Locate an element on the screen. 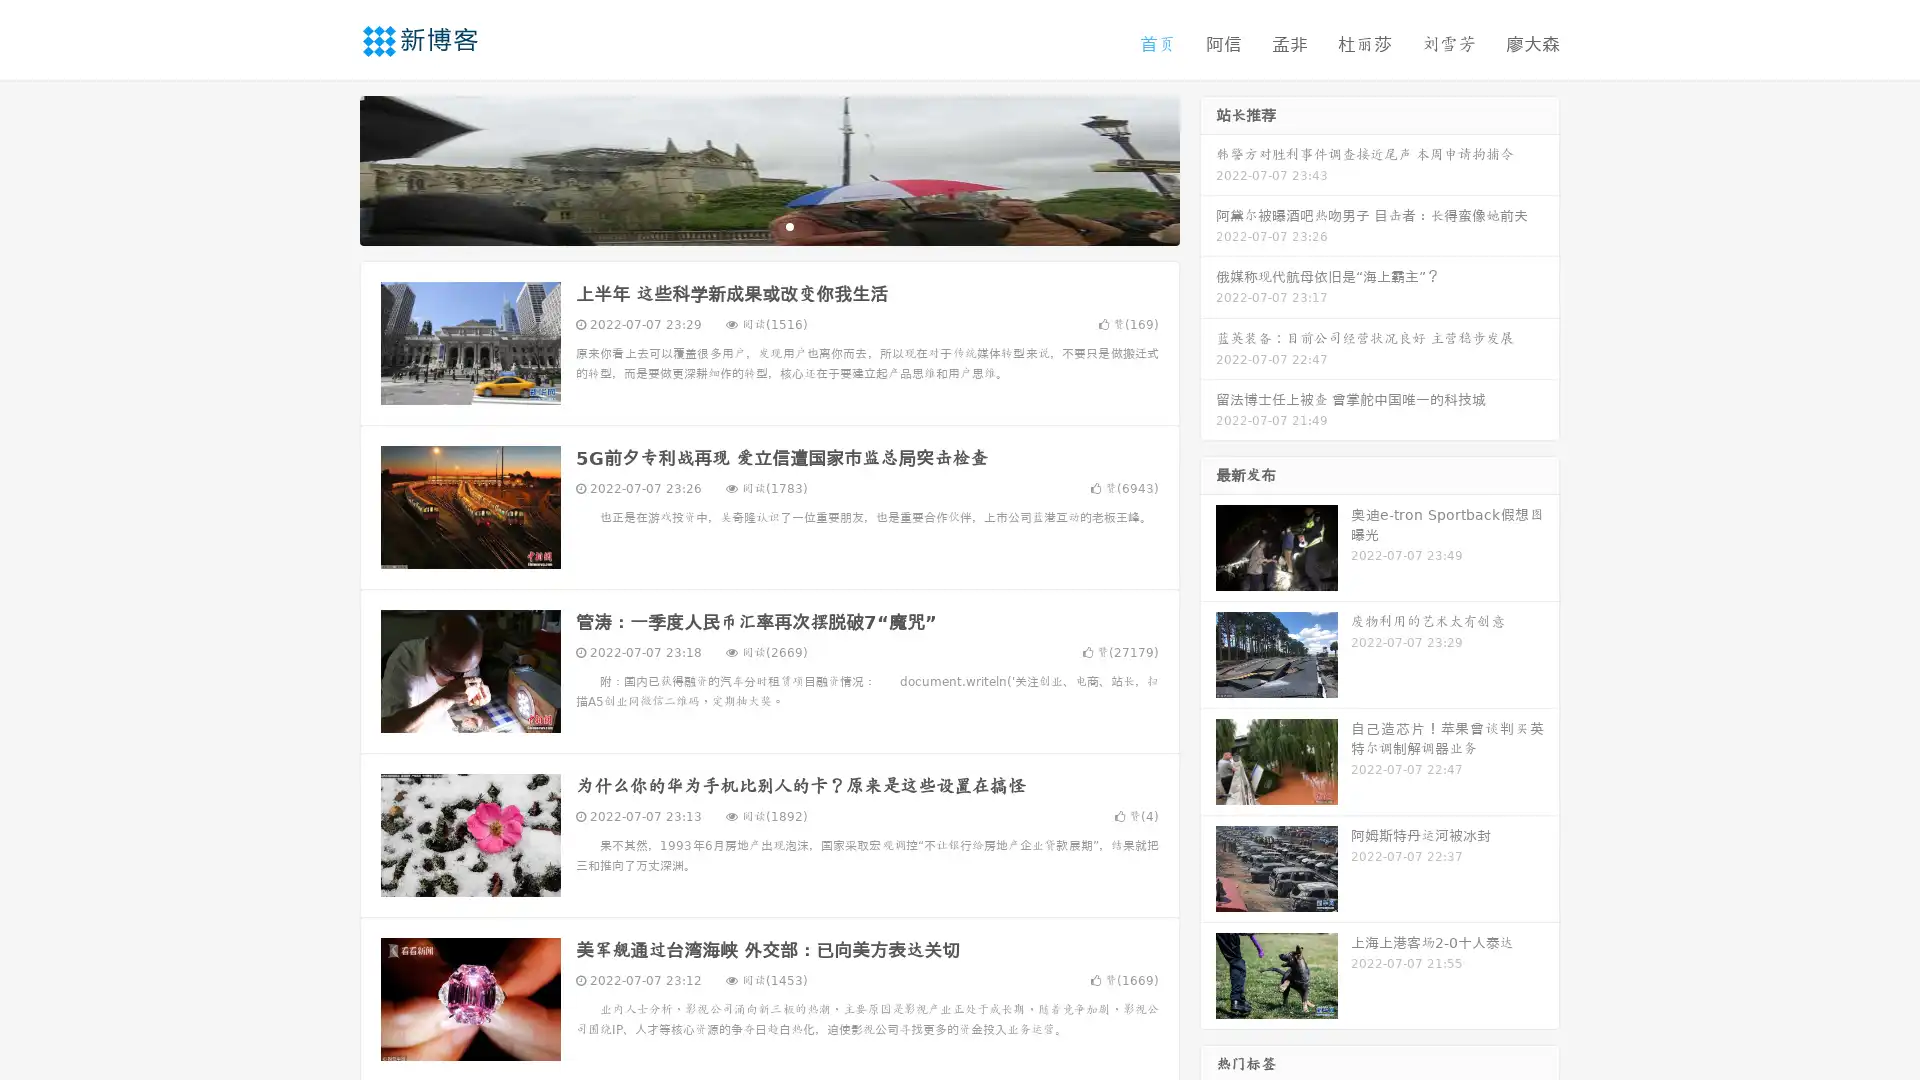 The height and width of the screenshot is (1080, 1920). Go to slide 2 is located at coordinates (768, 225).